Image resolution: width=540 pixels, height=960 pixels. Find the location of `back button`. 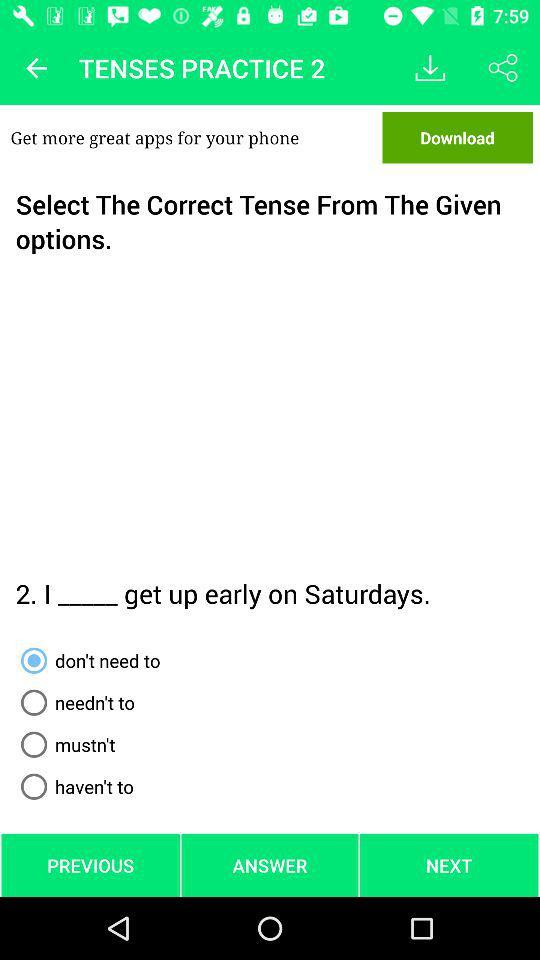

back button is located at coordinates (36, 68).